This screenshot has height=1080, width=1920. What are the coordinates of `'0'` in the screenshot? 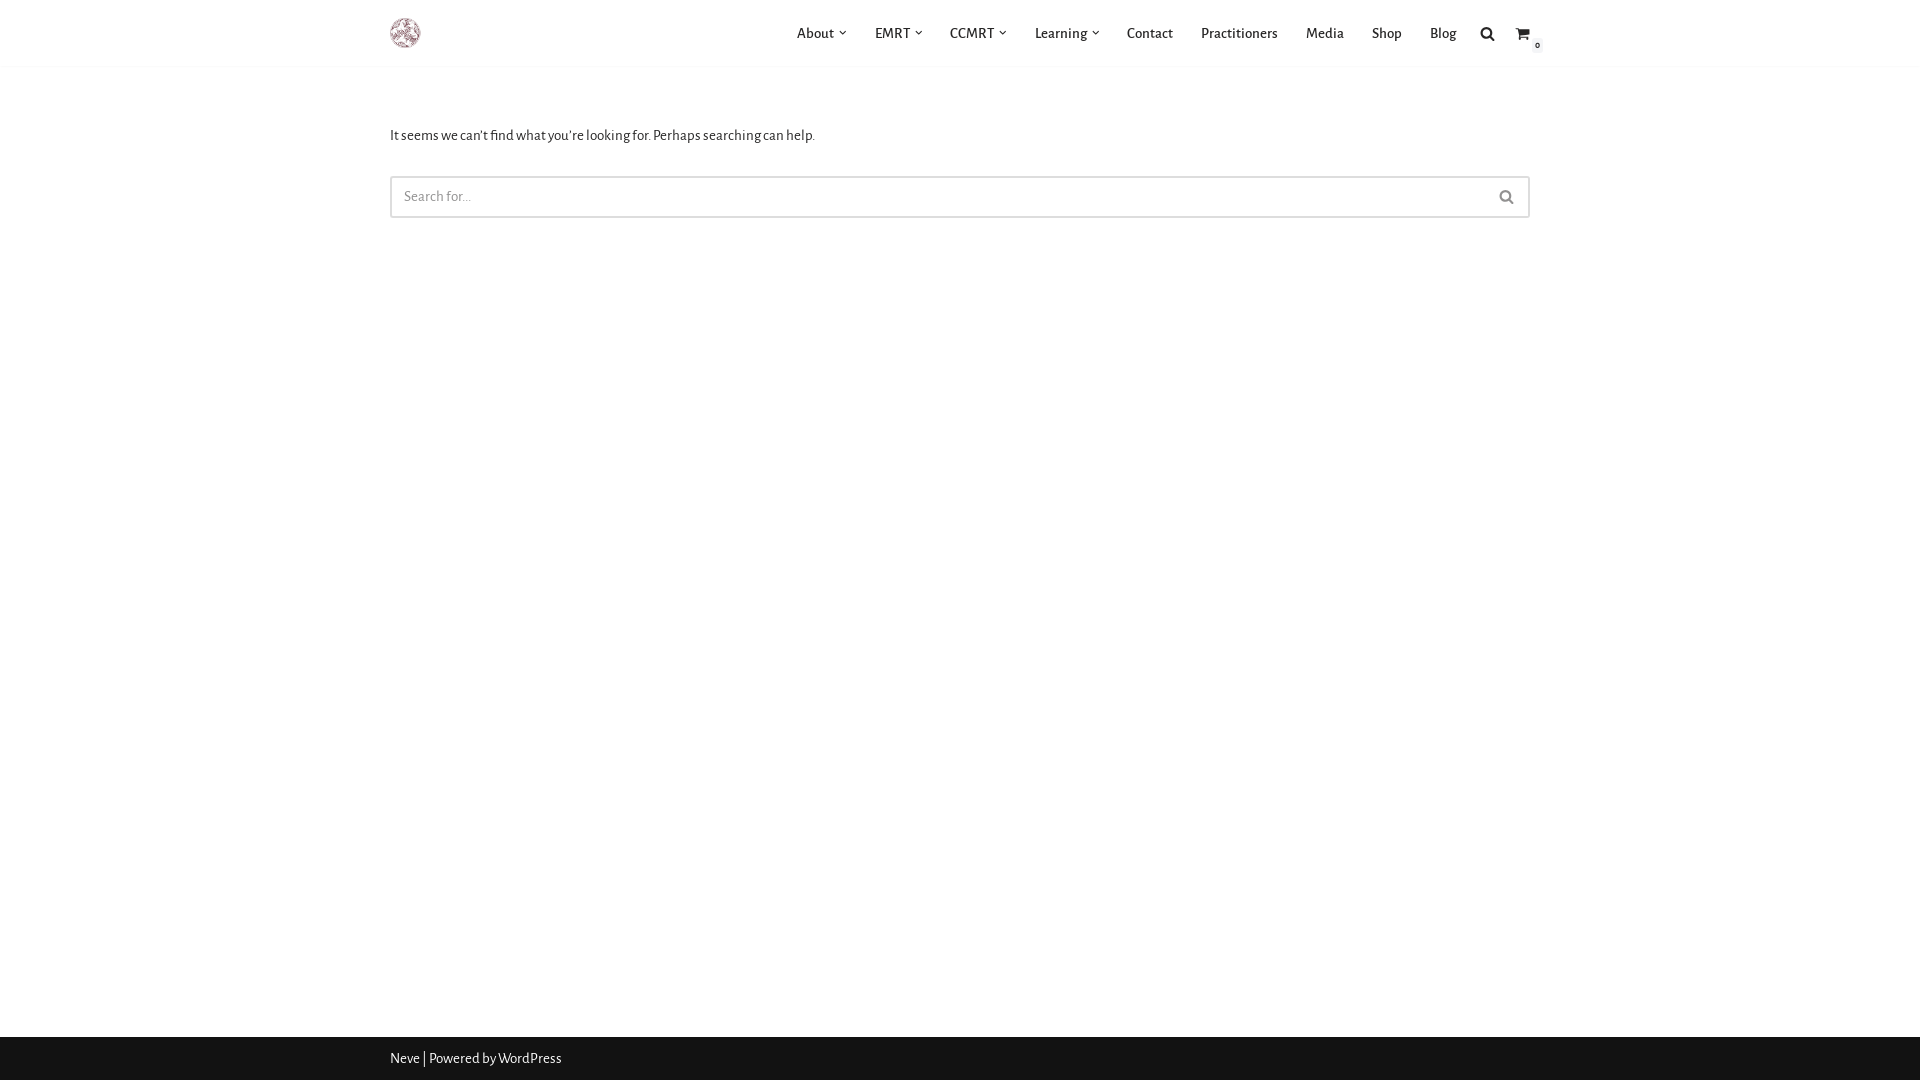 It's located at (1521, 32).